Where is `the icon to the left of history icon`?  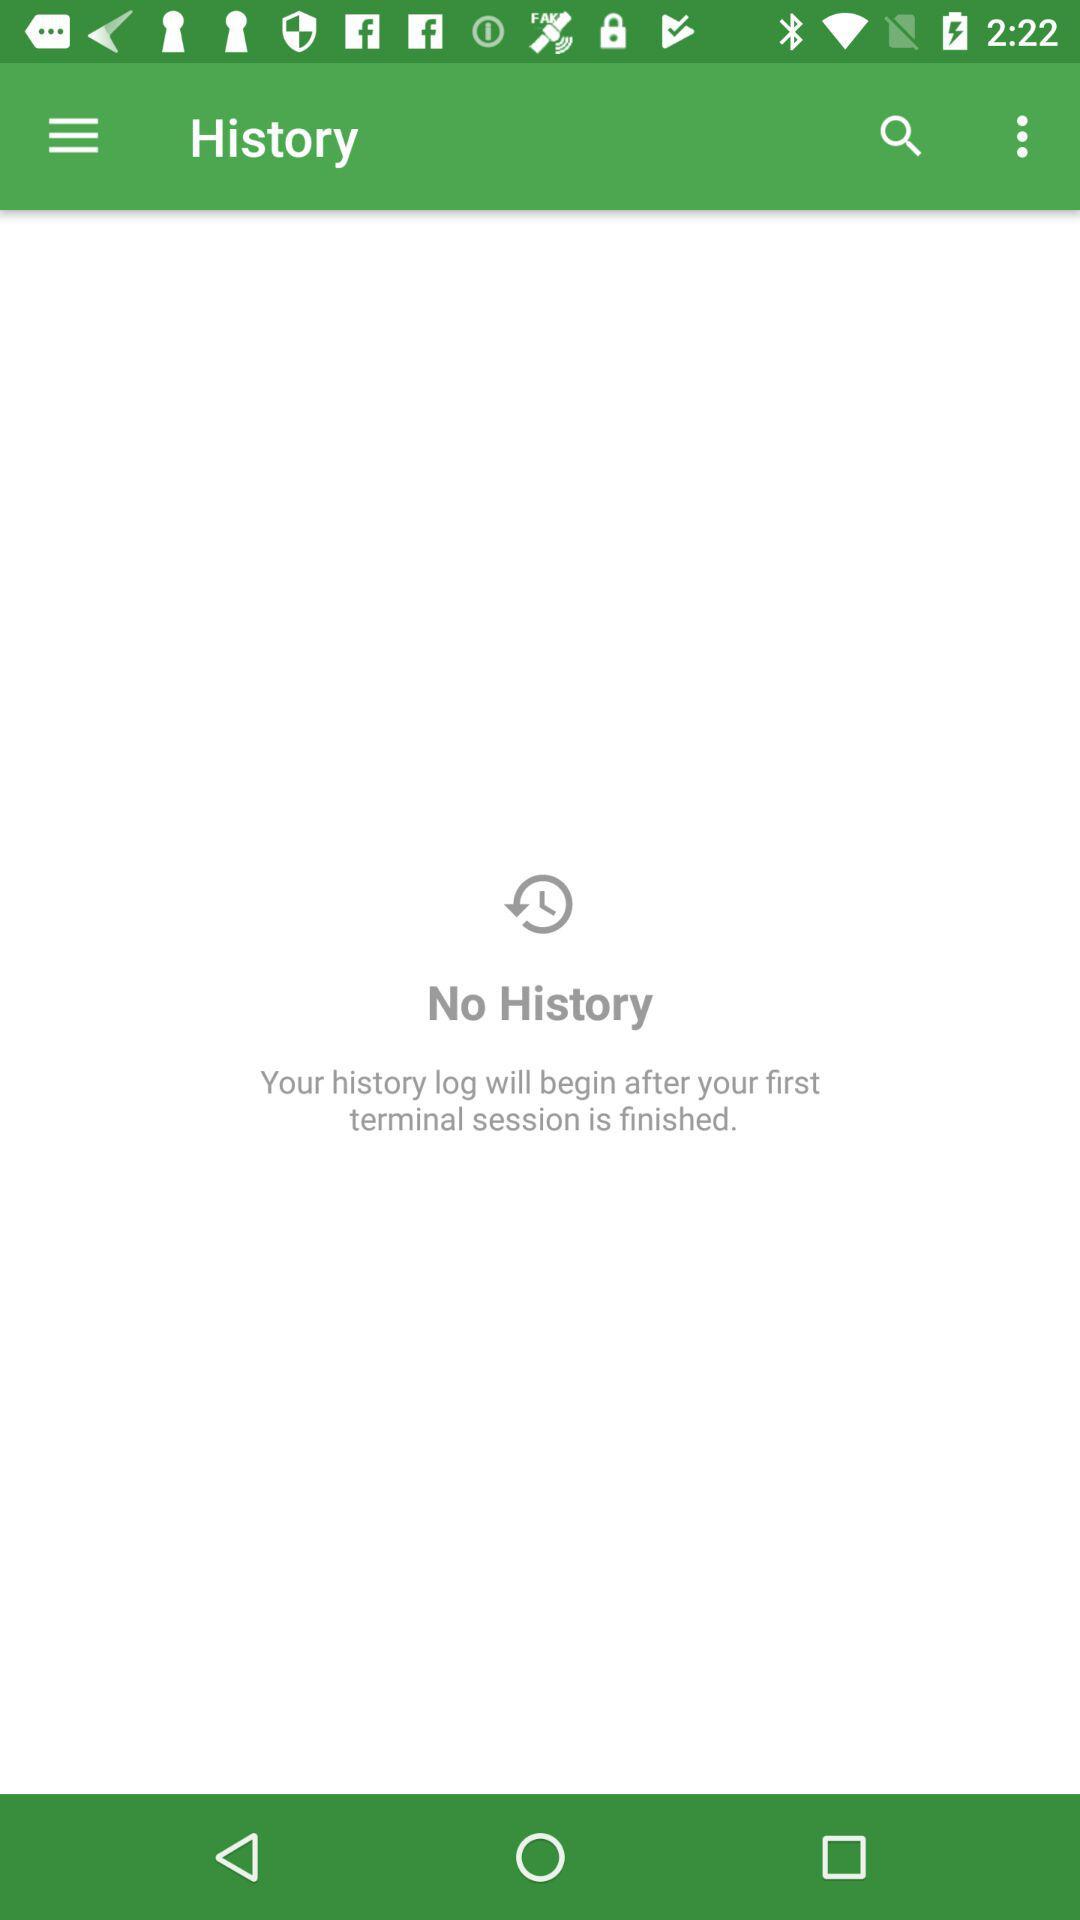 the icon to the left of history icon is located at coordinates (72, 135).